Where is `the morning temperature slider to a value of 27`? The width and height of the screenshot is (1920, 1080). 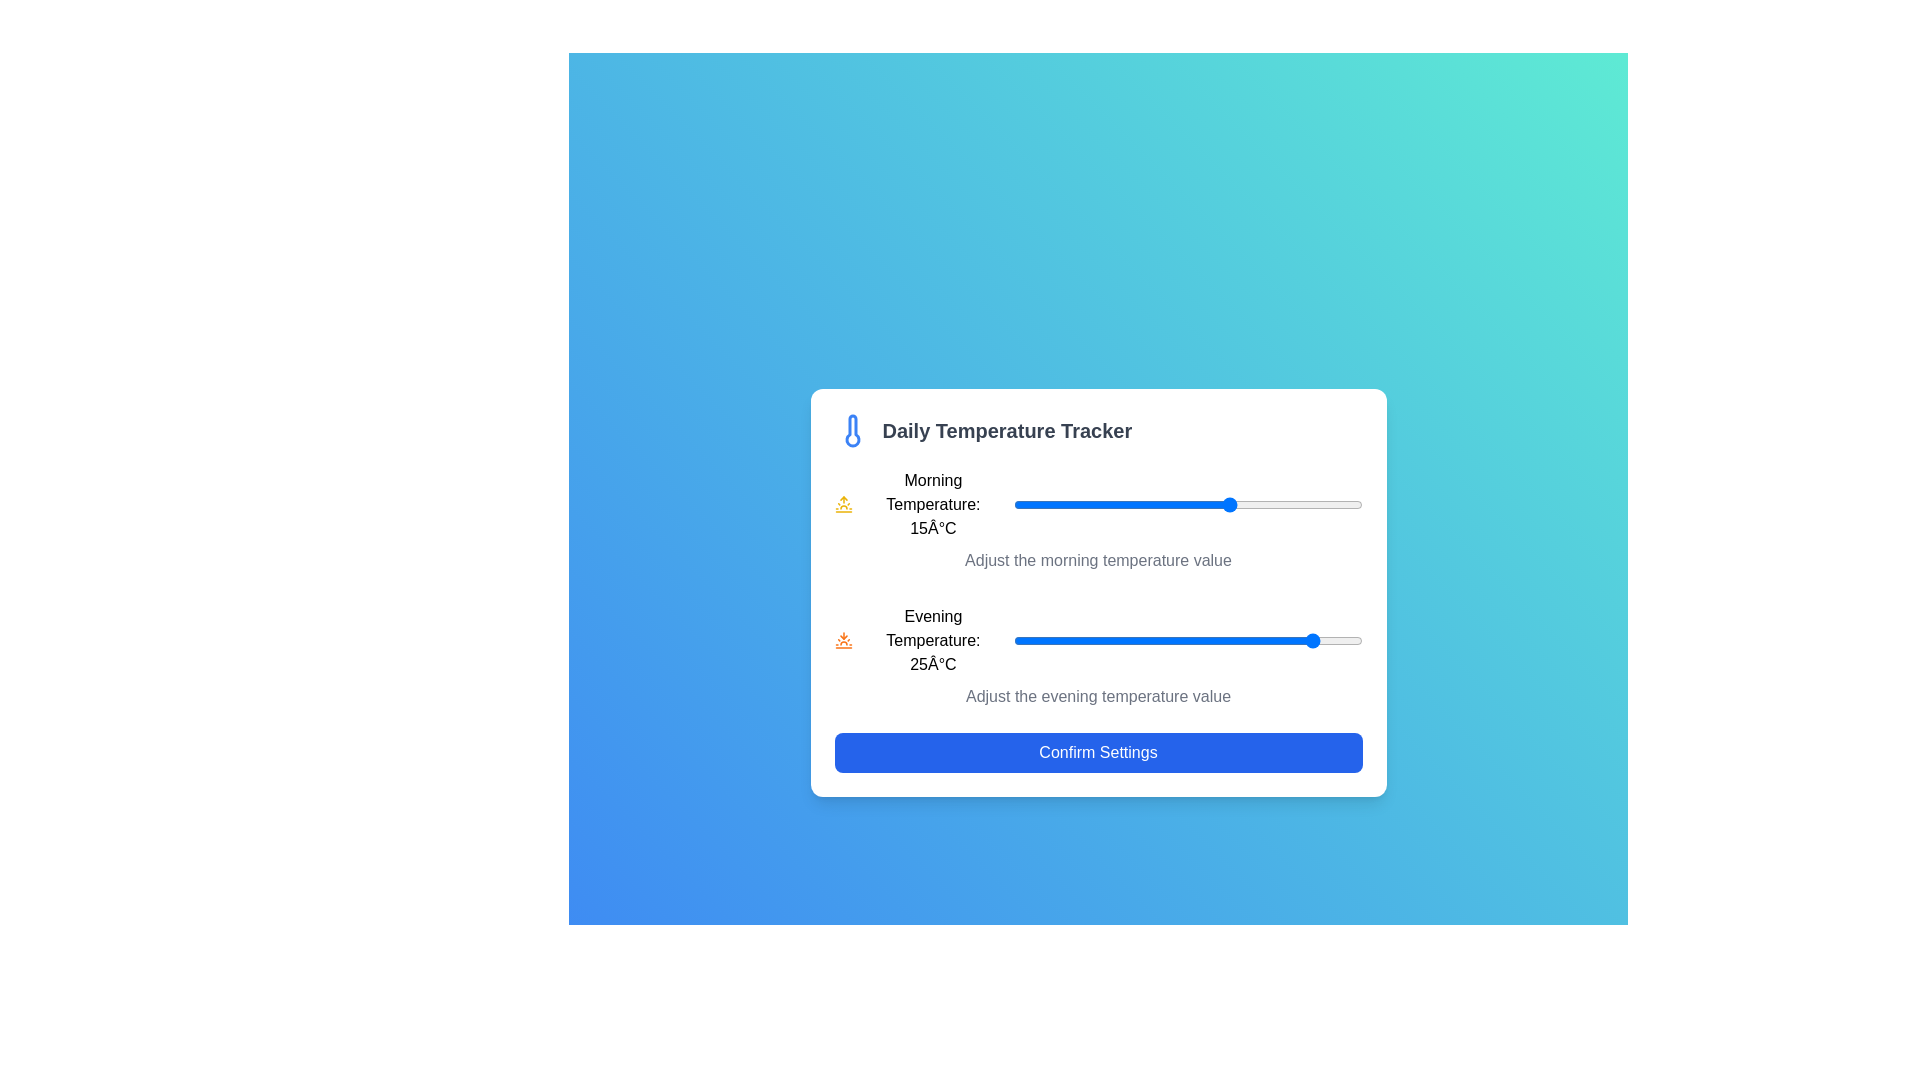 the morning temperature slider to a value of 27 is located at coordinates (1336, 504).